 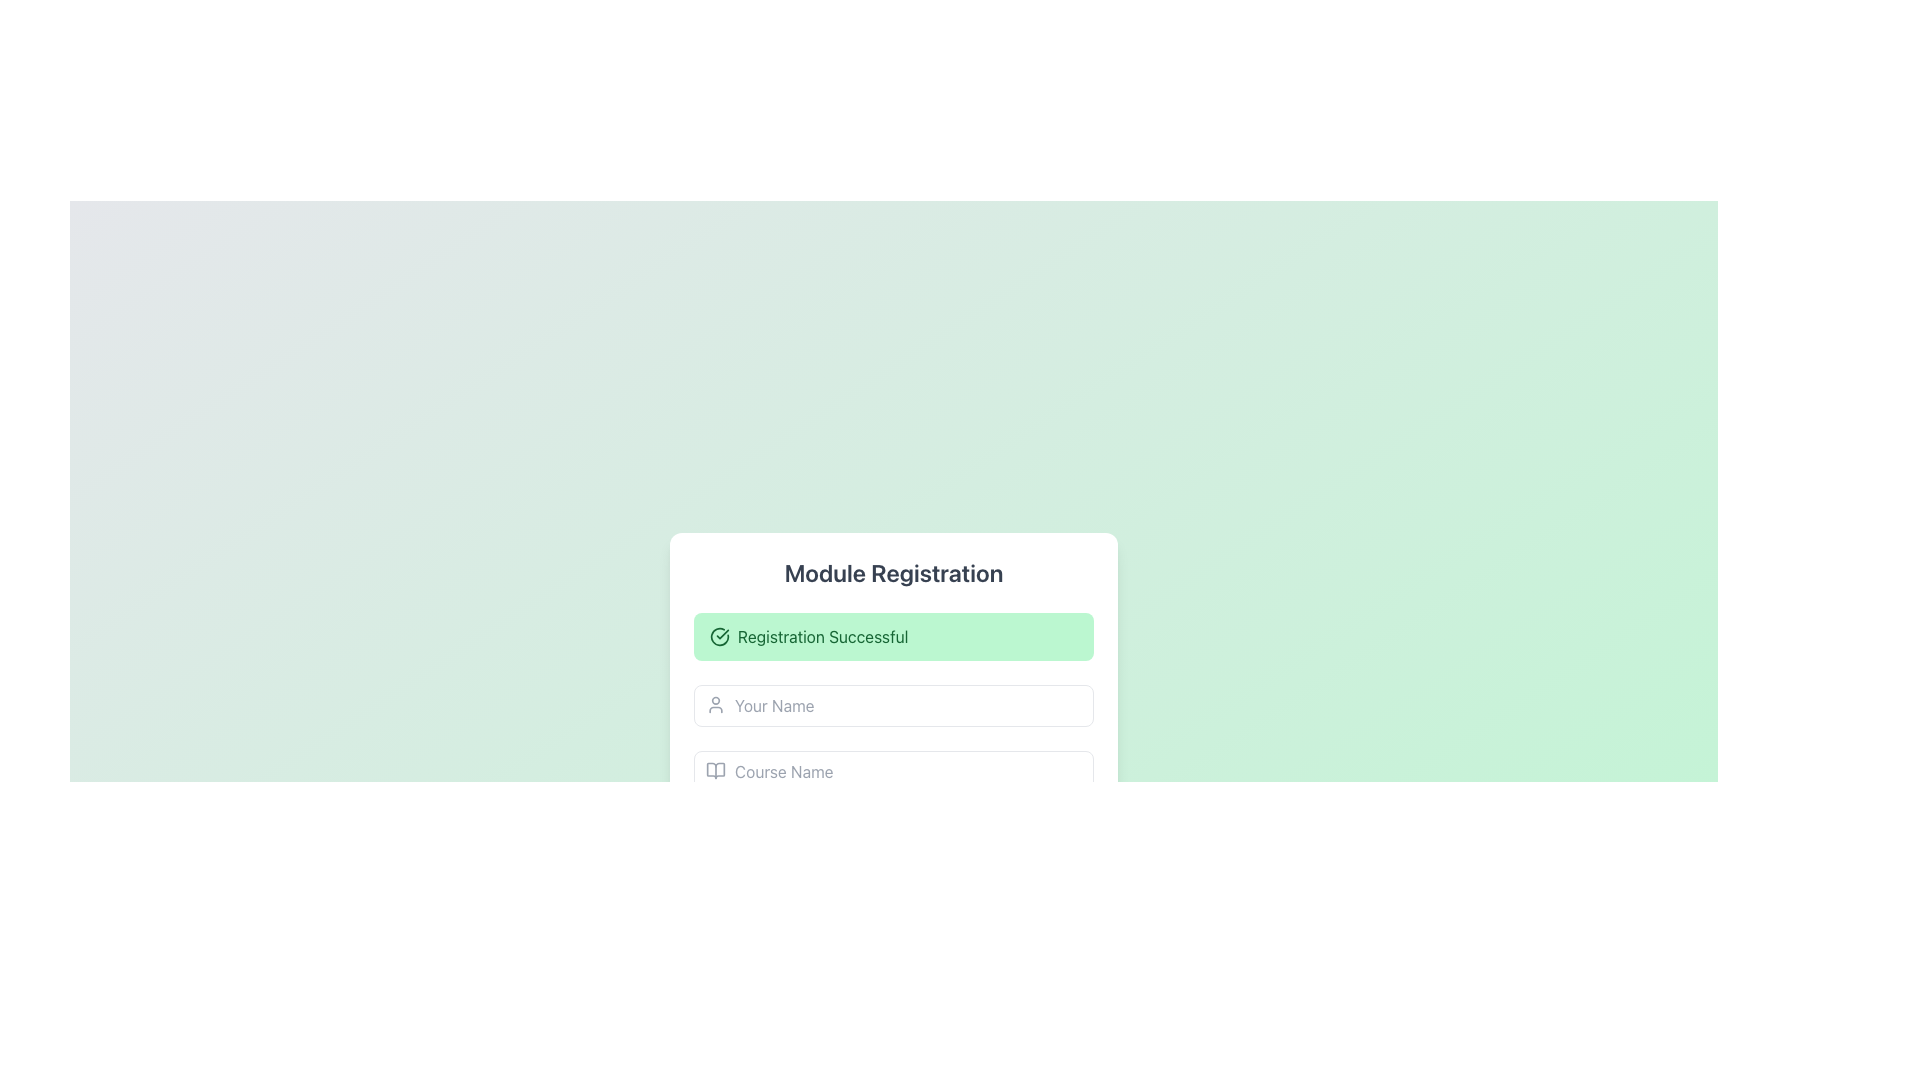 What do you see at coordinates (720, 636) in the screenshot?
I see `the circular graphic part of the confirmation checkmark icon located near the top of the green success message box below the 'Module Registration' title` at bounding box center [720, 636].